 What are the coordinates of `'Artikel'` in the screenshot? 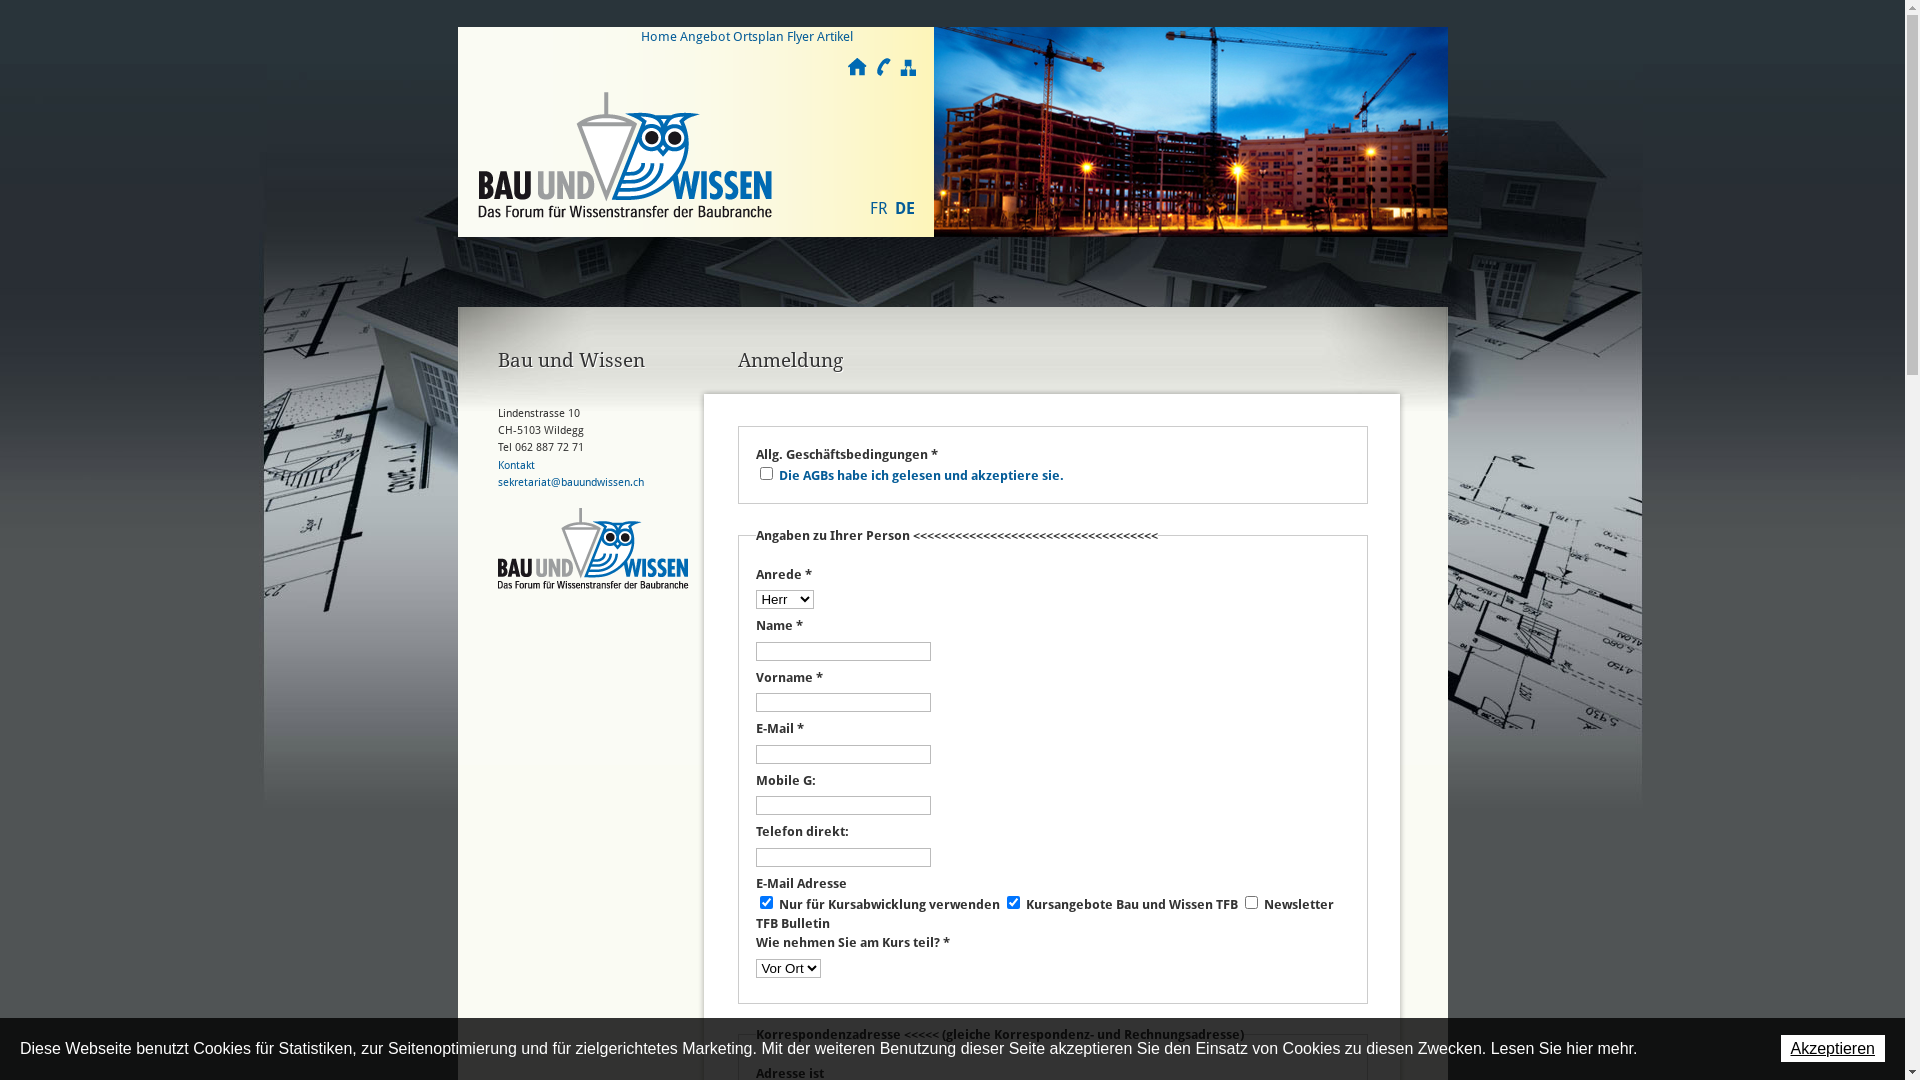 It's located at (835, 36).